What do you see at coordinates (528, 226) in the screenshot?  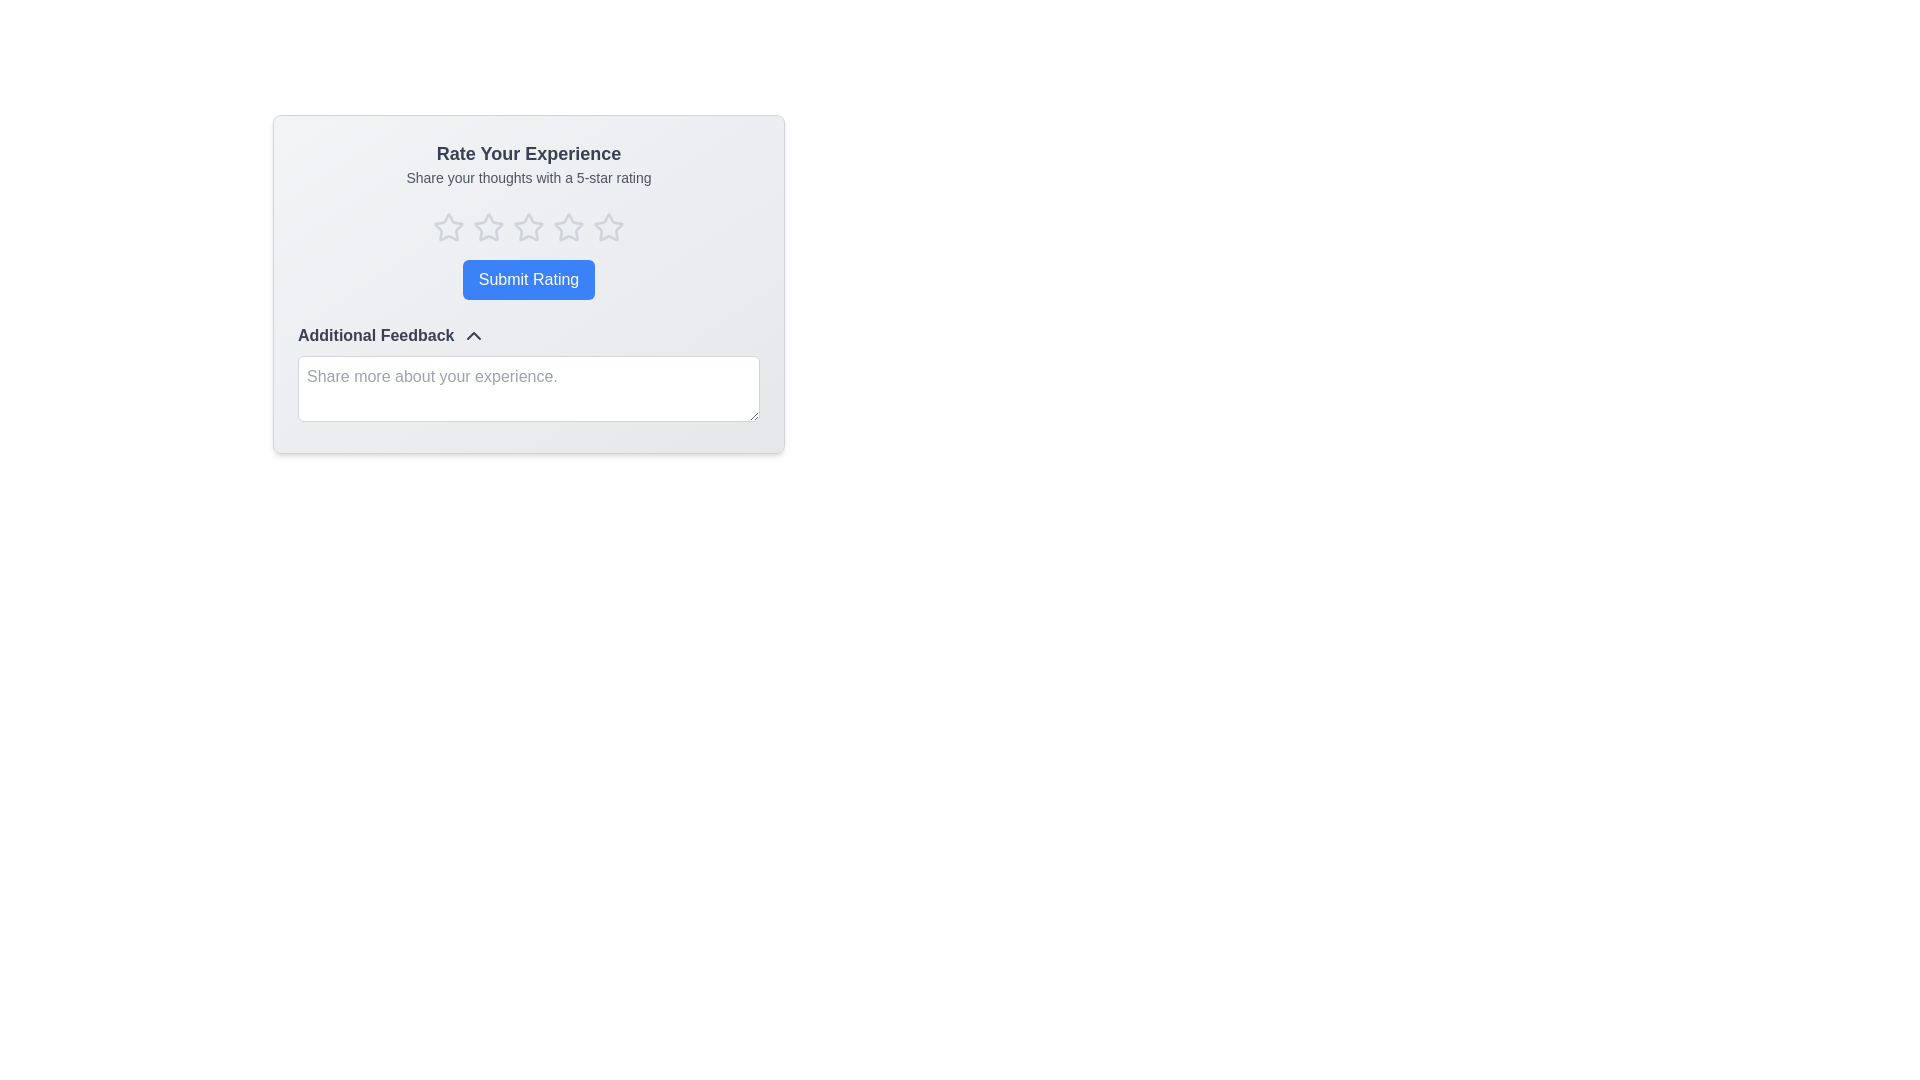 I see `across the five outlined stars in the rating component` at bounding box center [528, 226].